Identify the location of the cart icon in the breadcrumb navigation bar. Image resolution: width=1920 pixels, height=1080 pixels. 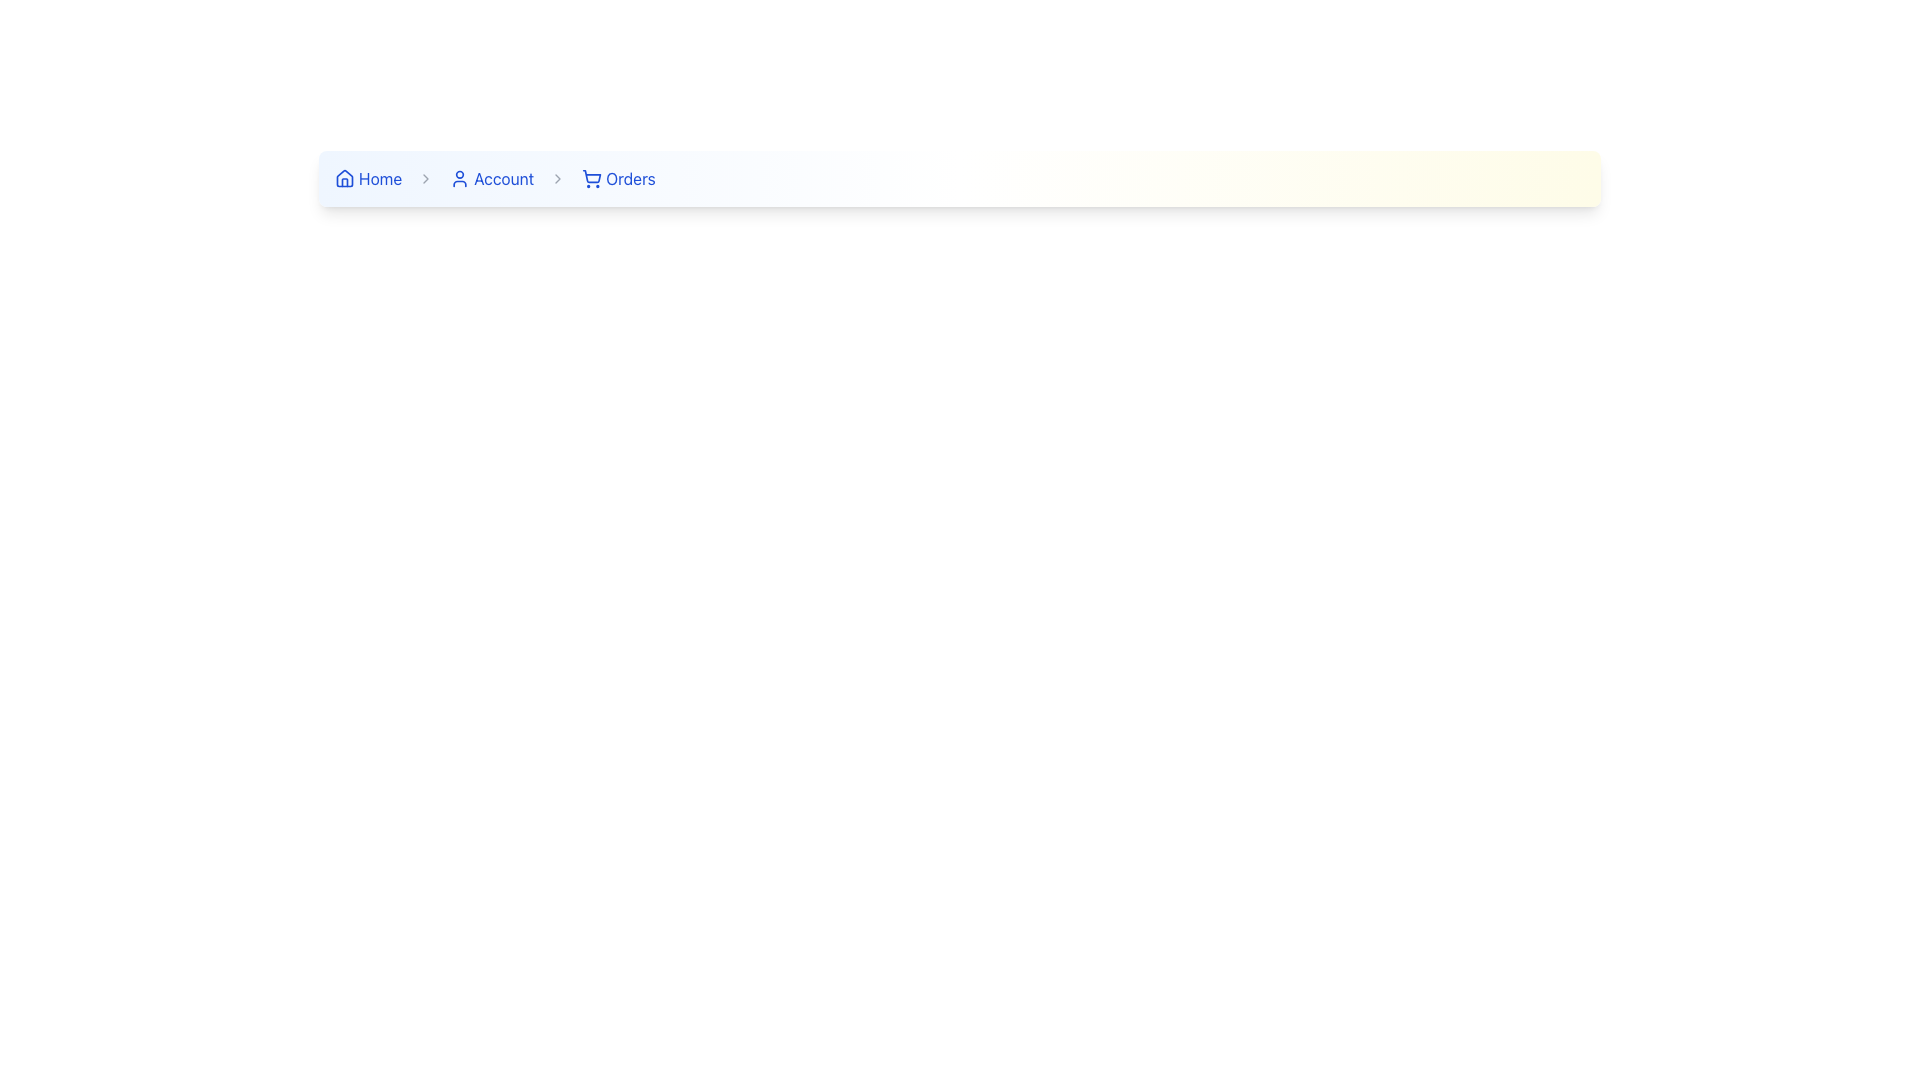
(591, 175).